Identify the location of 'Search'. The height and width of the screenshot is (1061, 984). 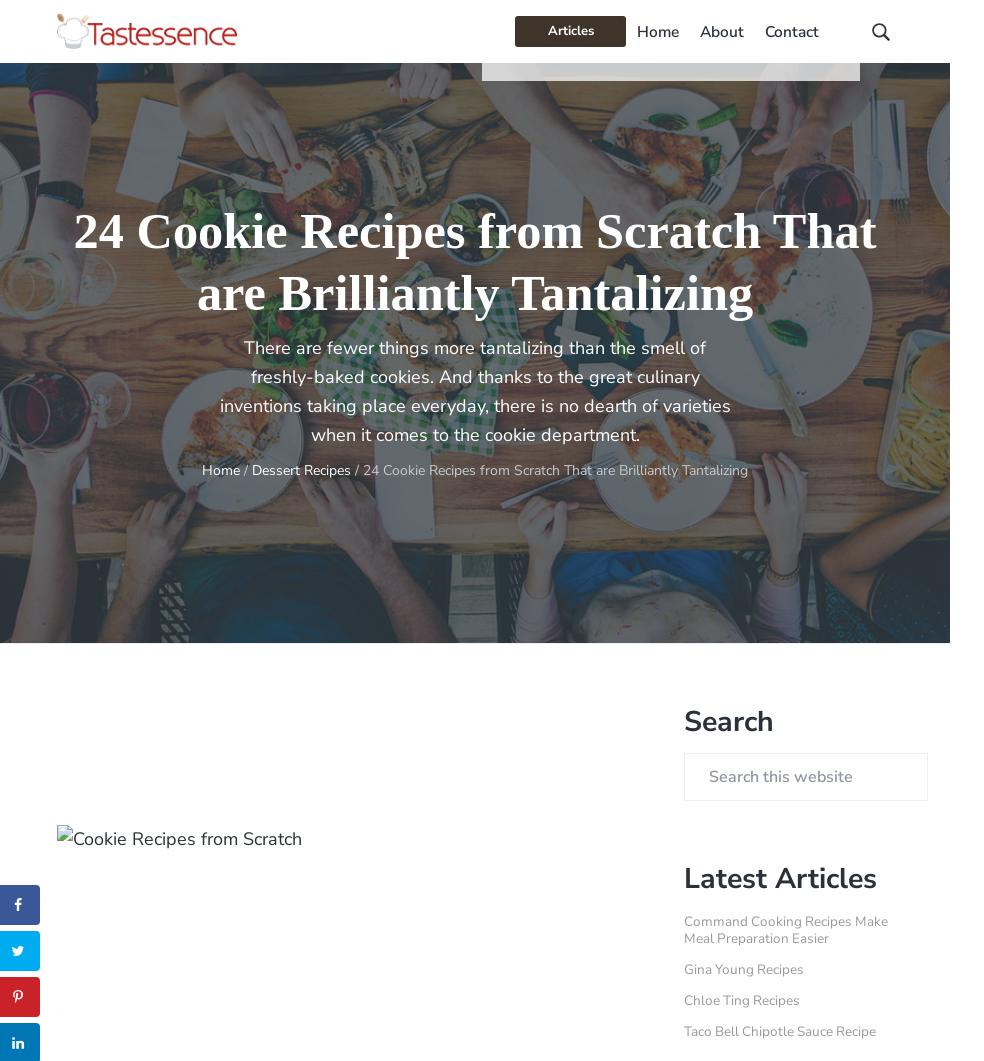
(729, 720).